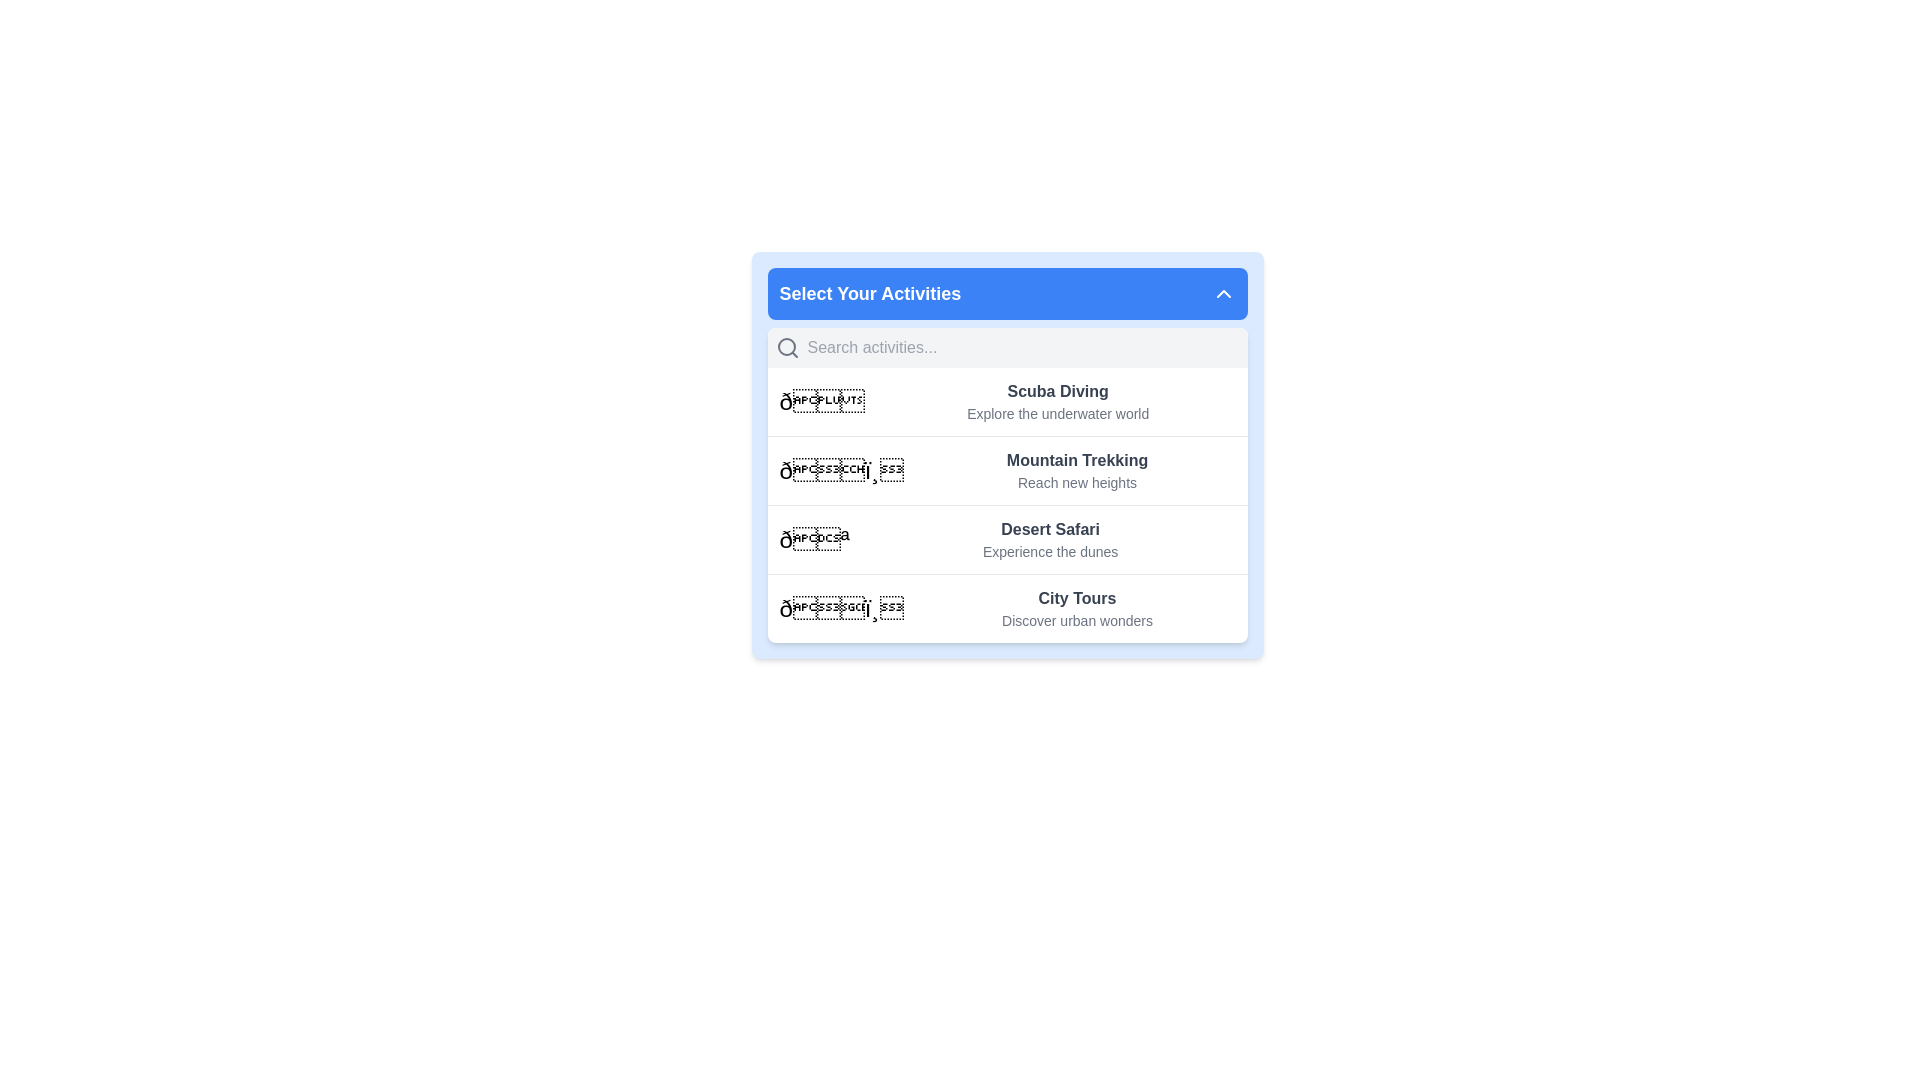  Describe the element at coordinates (1076, 461) in the screenshot. I see `the text label that serves as the title of an activity option in the list, located under 'Select Your Activities', to trigger any related tooltip or style change` at that location.